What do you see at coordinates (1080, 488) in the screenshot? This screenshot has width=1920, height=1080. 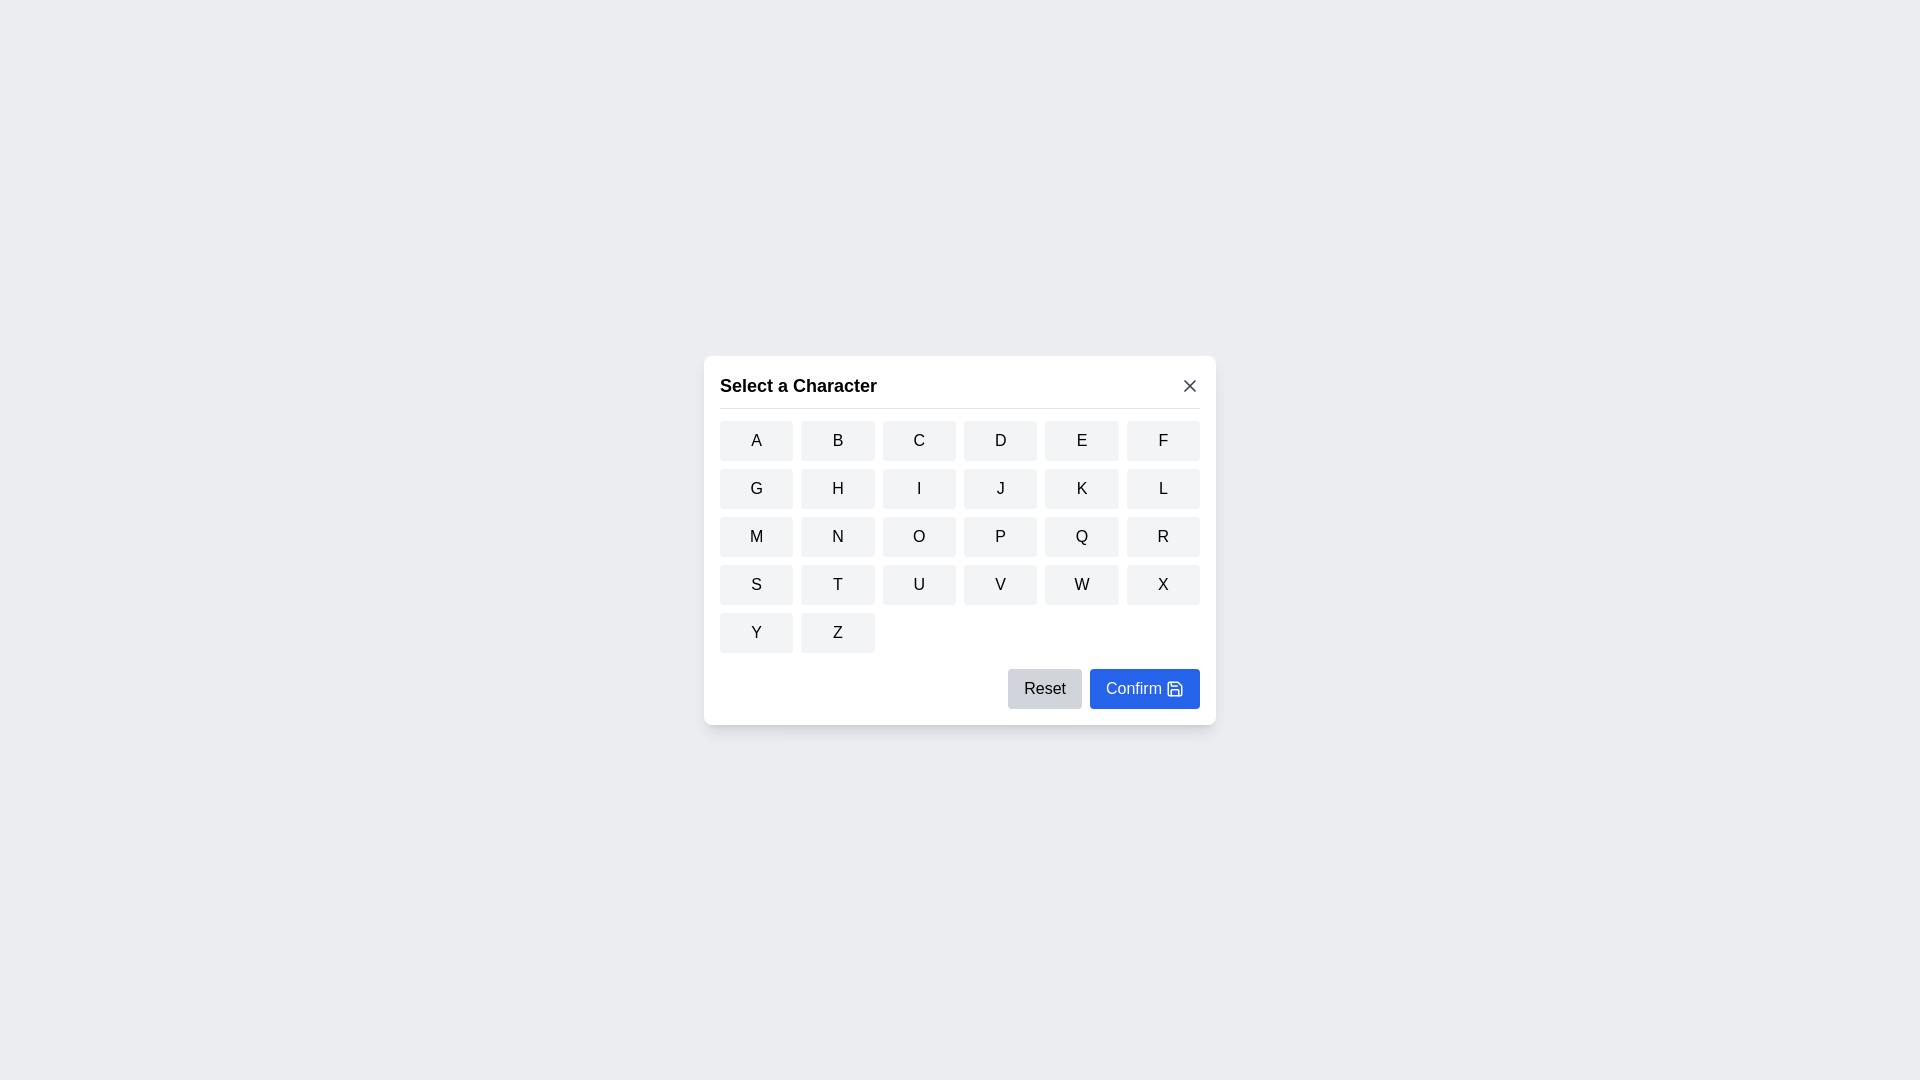 I see `the button corresponding to the character K to select it` at bounding box center [1080, 488].